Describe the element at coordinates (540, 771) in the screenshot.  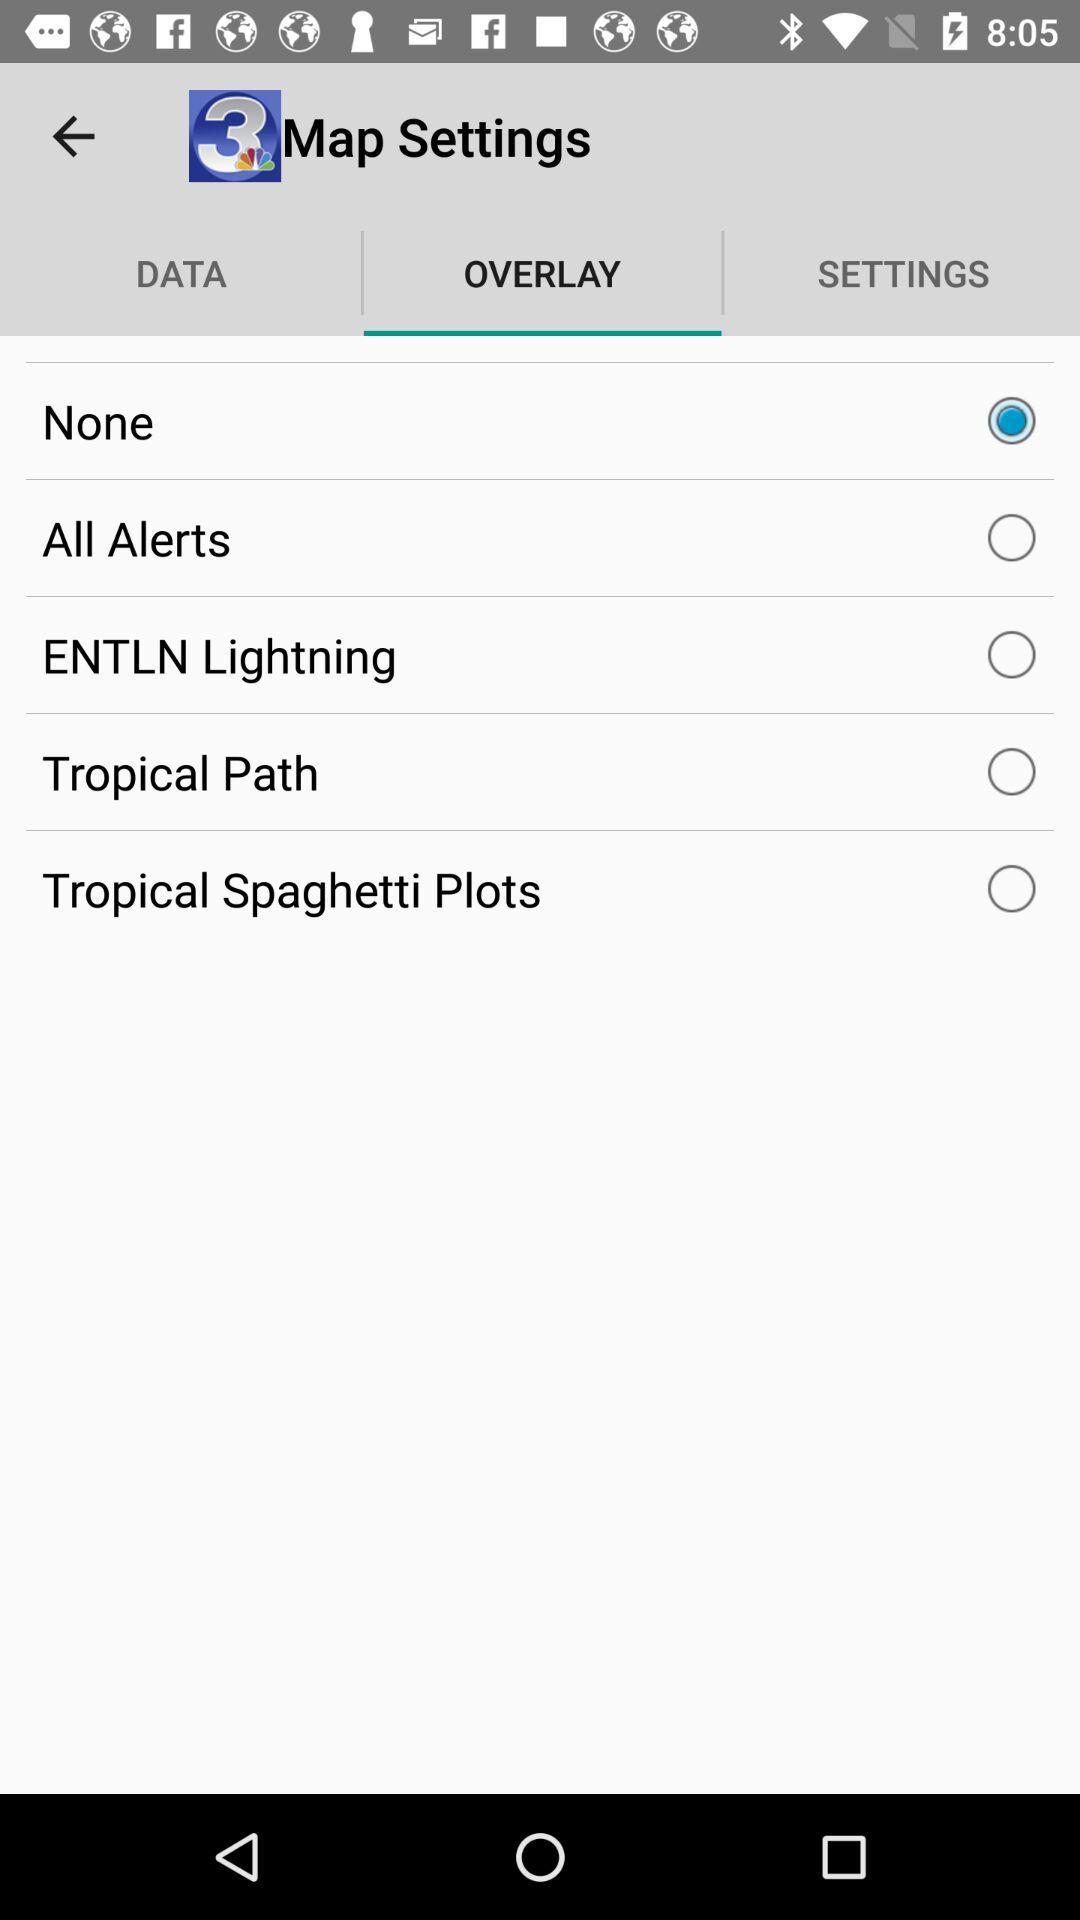
I see `the item below entln lightning item` at that location.